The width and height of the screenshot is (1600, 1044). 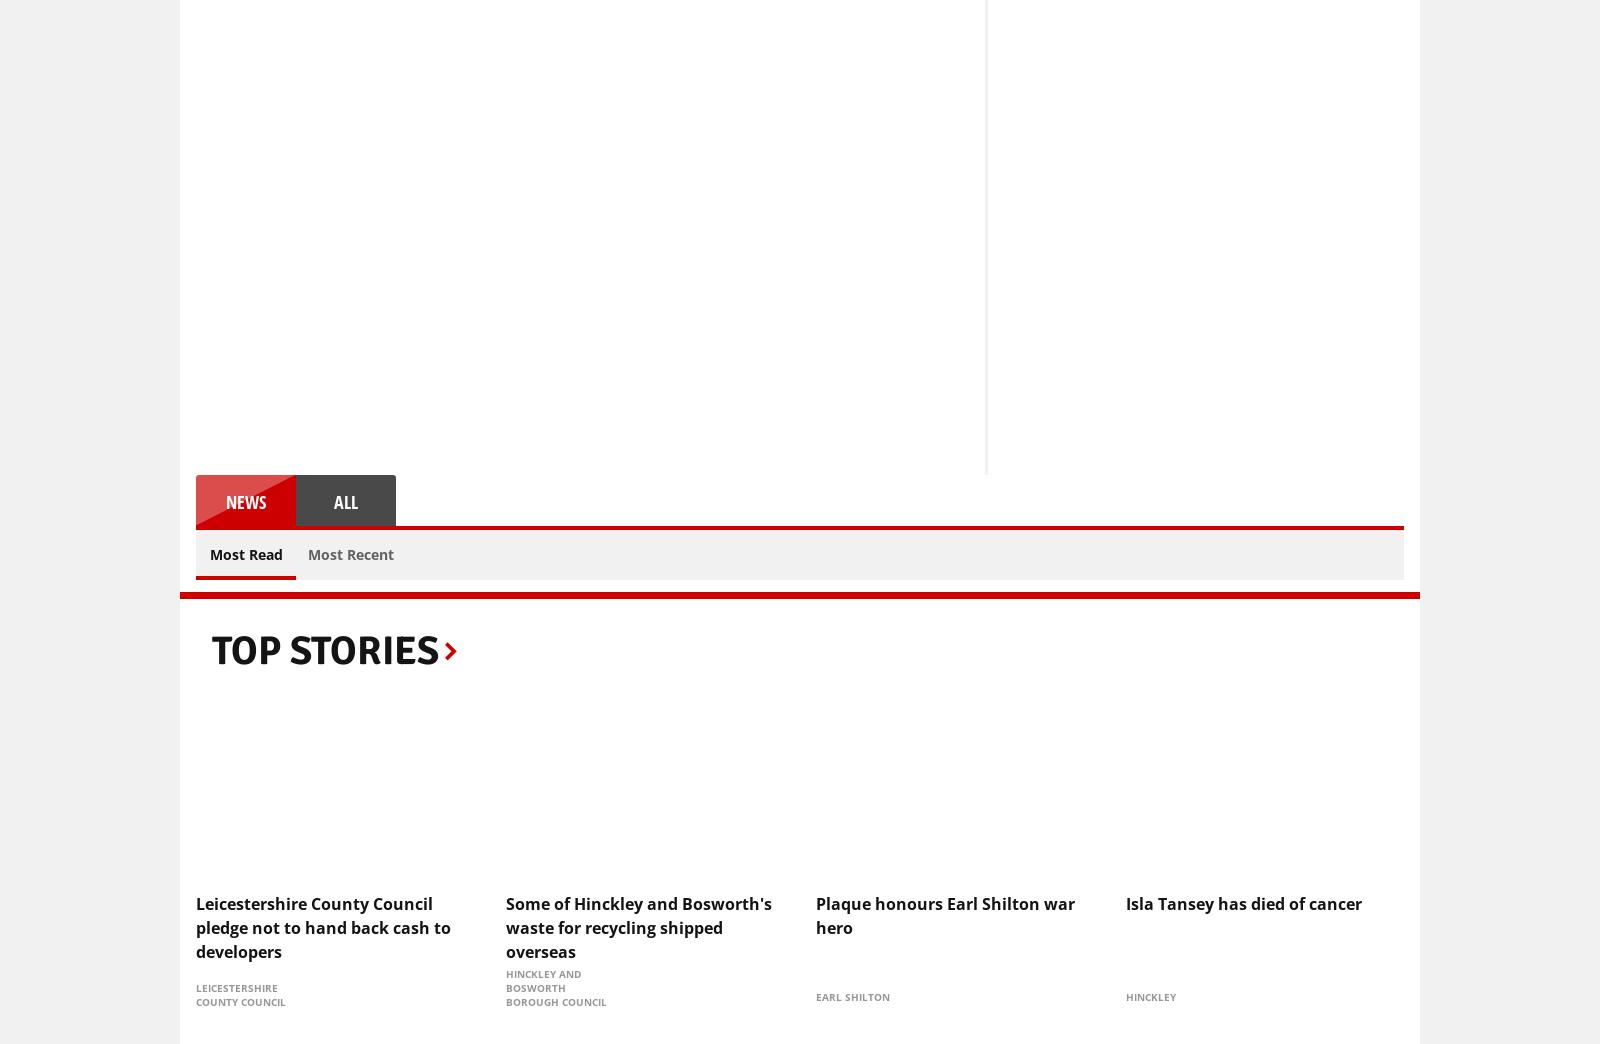 I want to click on 'Most Read', so click(x=245, y=552).